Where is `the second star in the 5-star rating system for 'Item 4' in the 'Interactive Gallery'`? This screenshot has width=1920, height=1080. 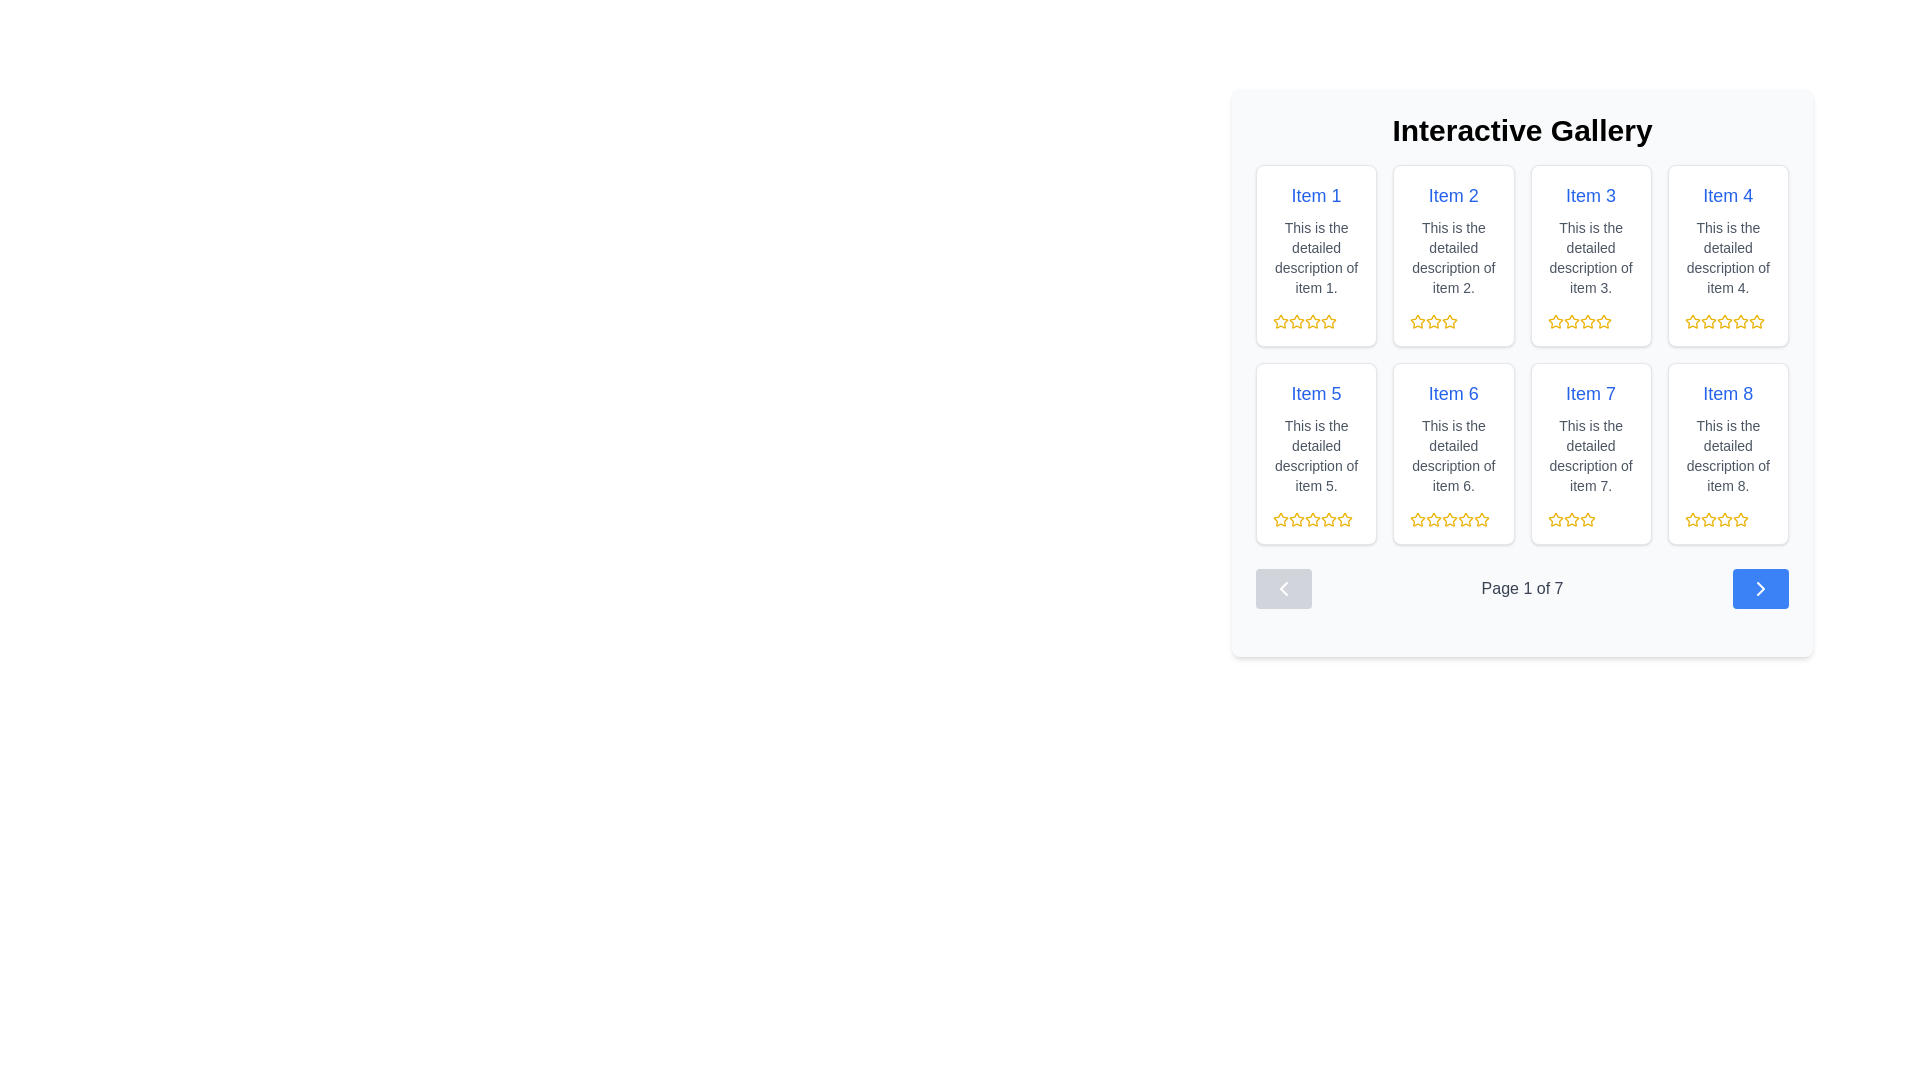
the second star in the 5-star rating system for 'Item 4' in the 'Interactive Gallery' is located at coordinates (1707, 320).